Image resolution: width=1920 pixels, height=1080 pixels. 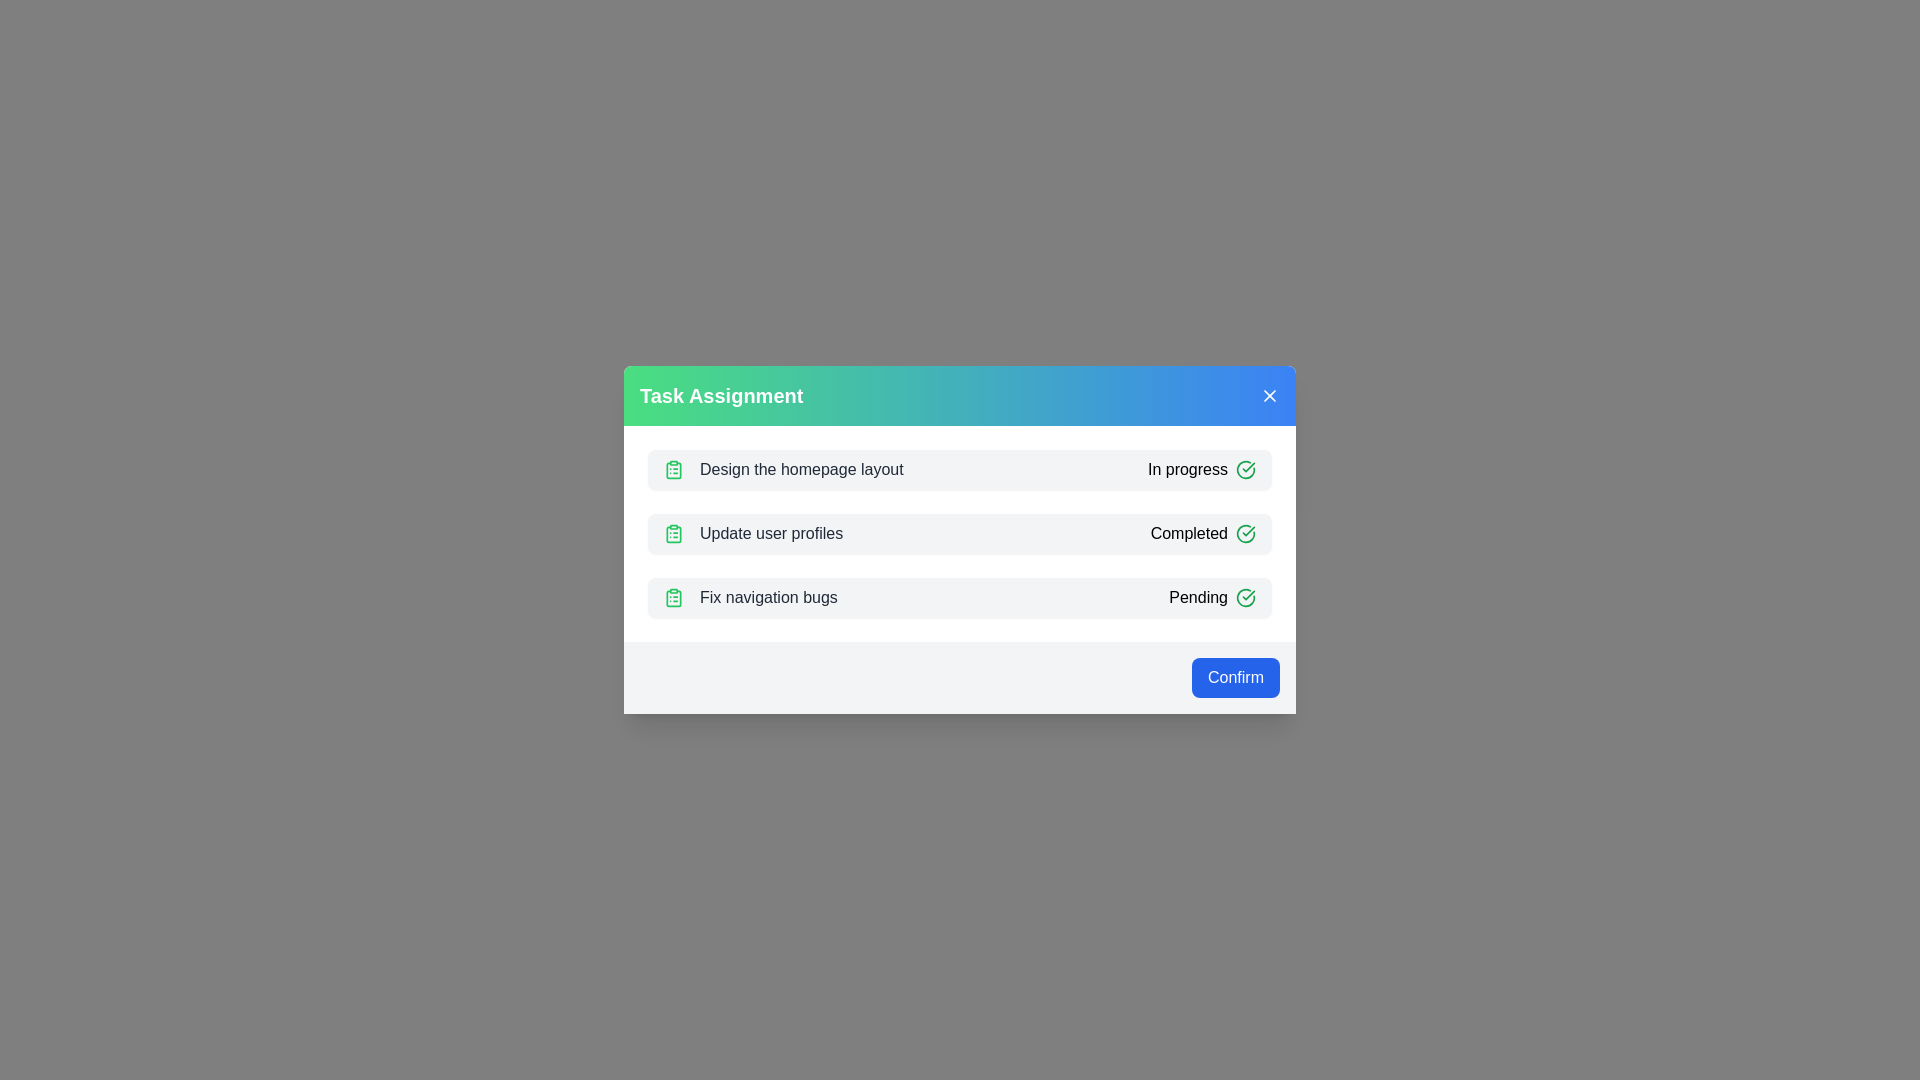 I want to click on the green circular icon with a check mark that indicates 'In progress', located at the right of the 'In progress' text, so click(x=1245, y=470).